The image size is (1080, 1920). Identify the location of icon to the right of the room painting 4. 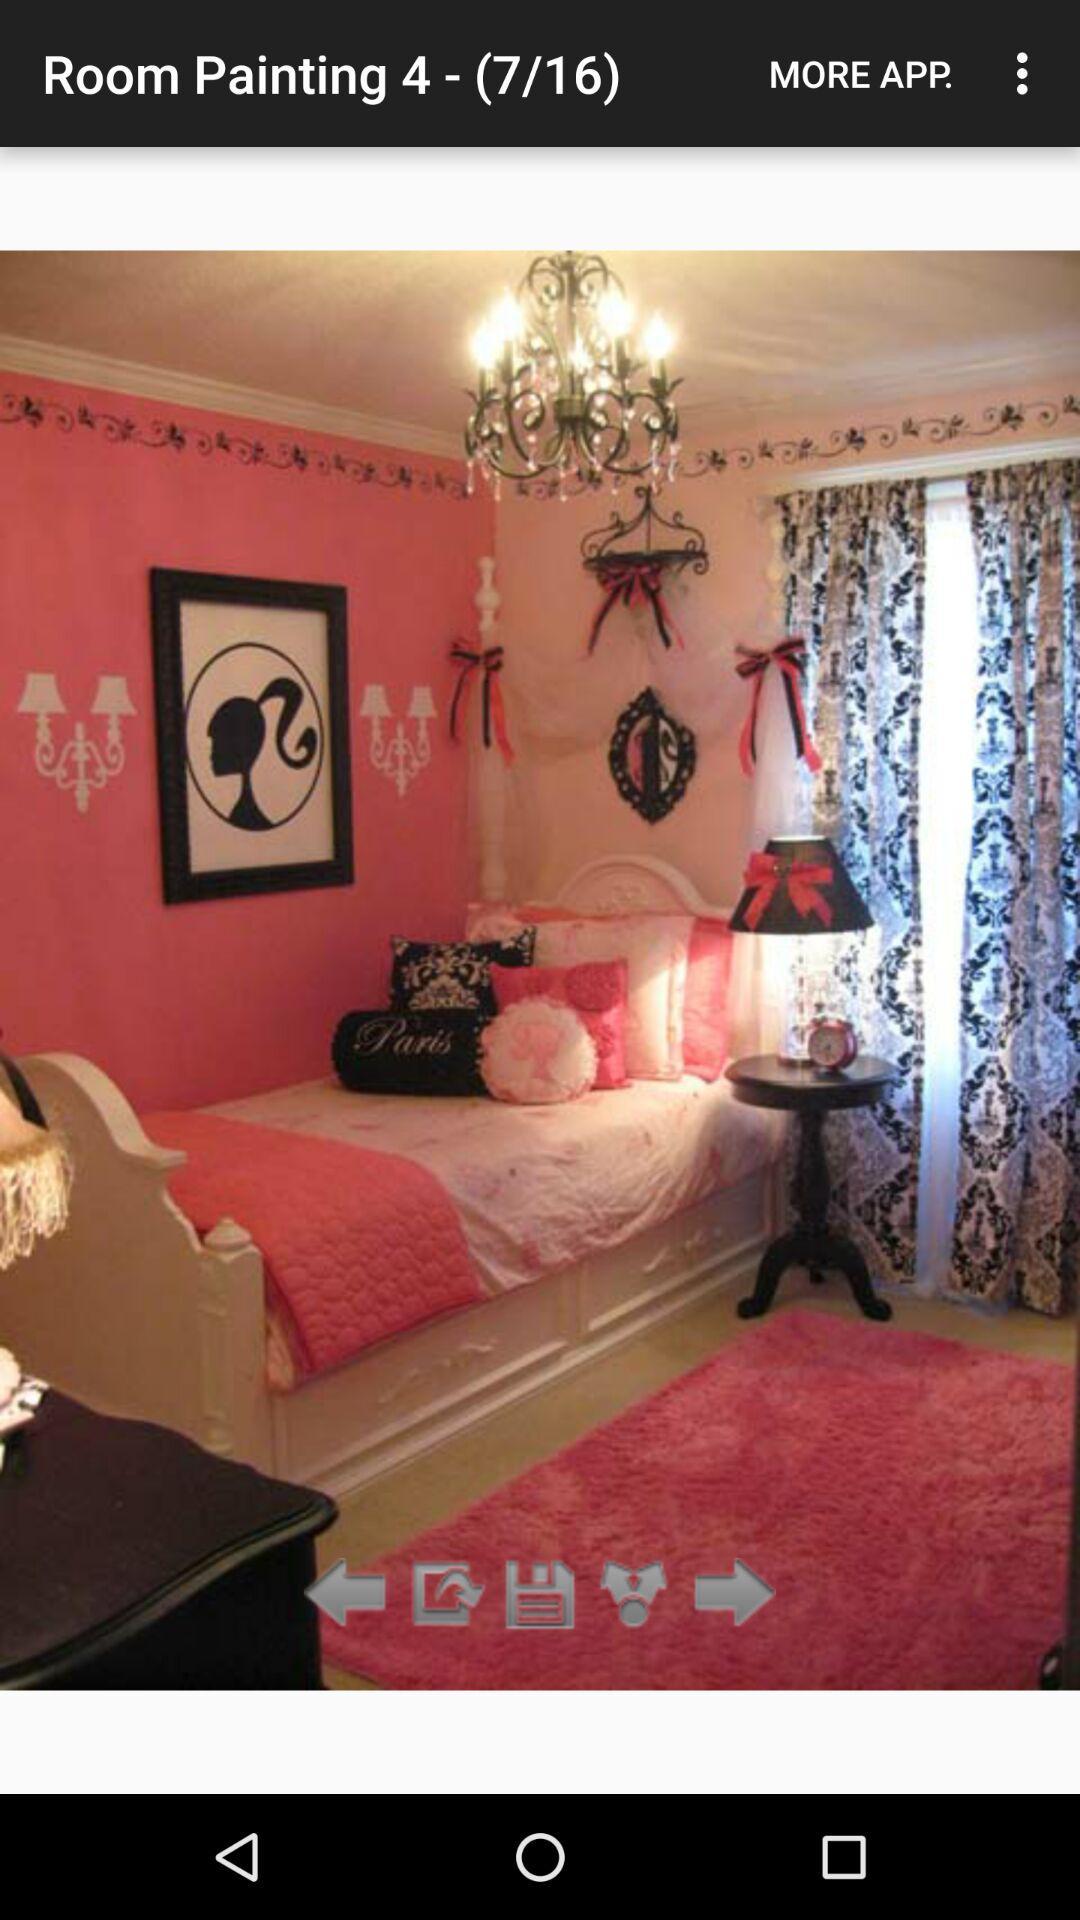
(860, 73).